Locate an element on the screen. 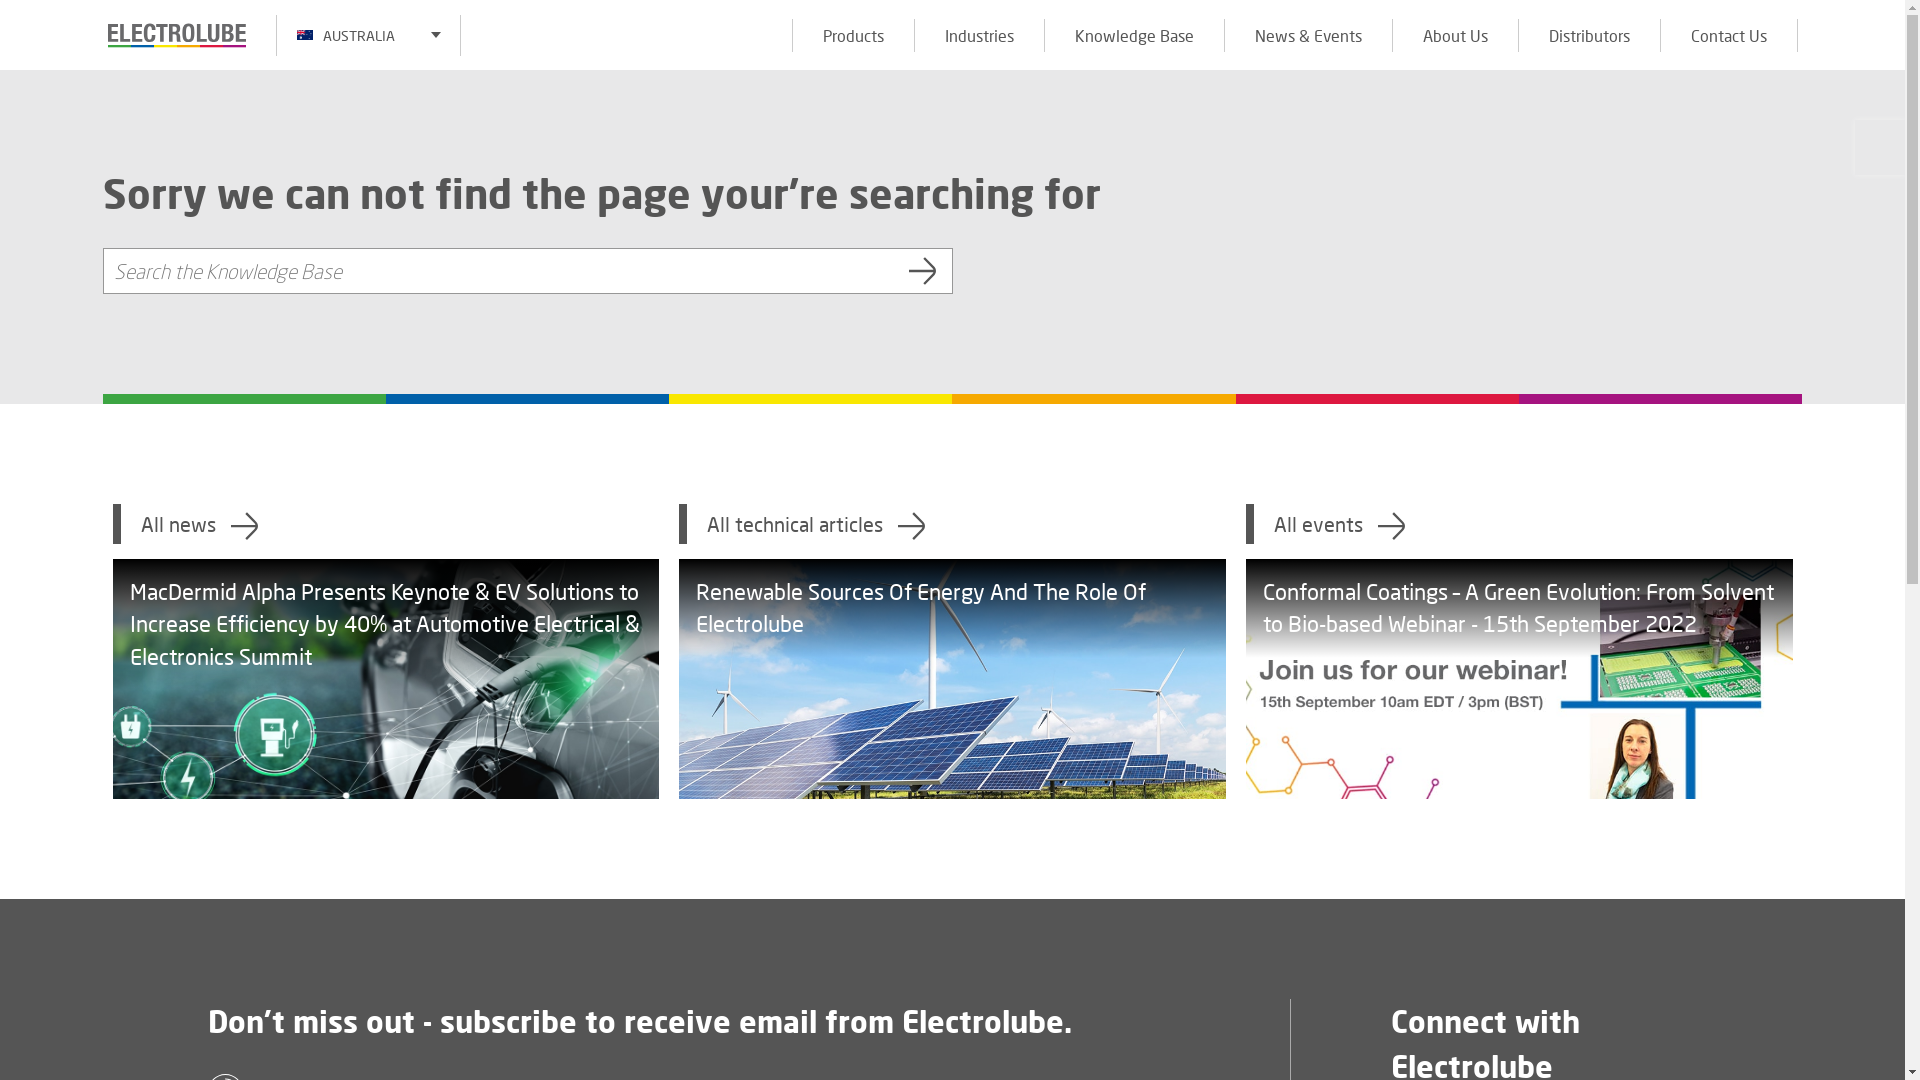  'About Us' is located at coordinates (1391, 34).